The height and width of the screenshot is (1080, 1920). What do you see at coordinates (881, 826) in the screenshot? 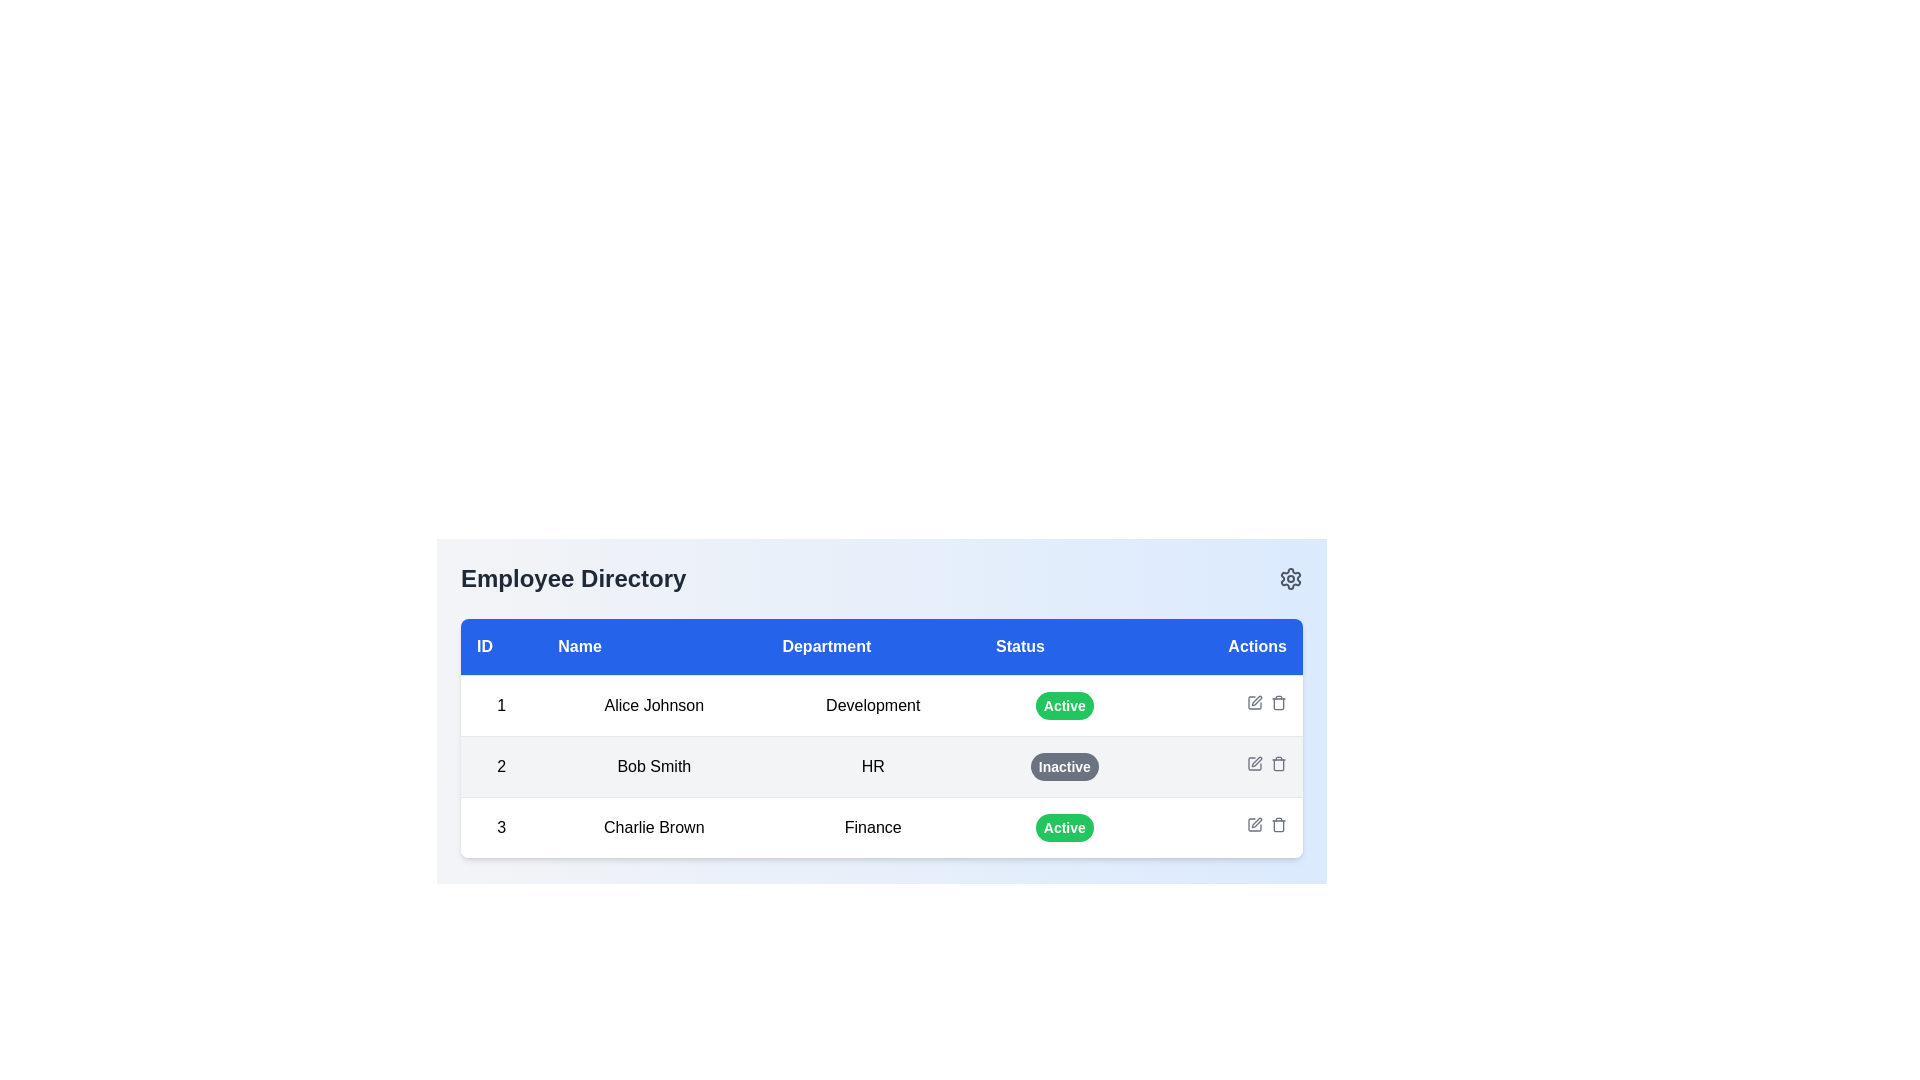
I see `the third row in the employee directory table` at bounding box center [881, 826].